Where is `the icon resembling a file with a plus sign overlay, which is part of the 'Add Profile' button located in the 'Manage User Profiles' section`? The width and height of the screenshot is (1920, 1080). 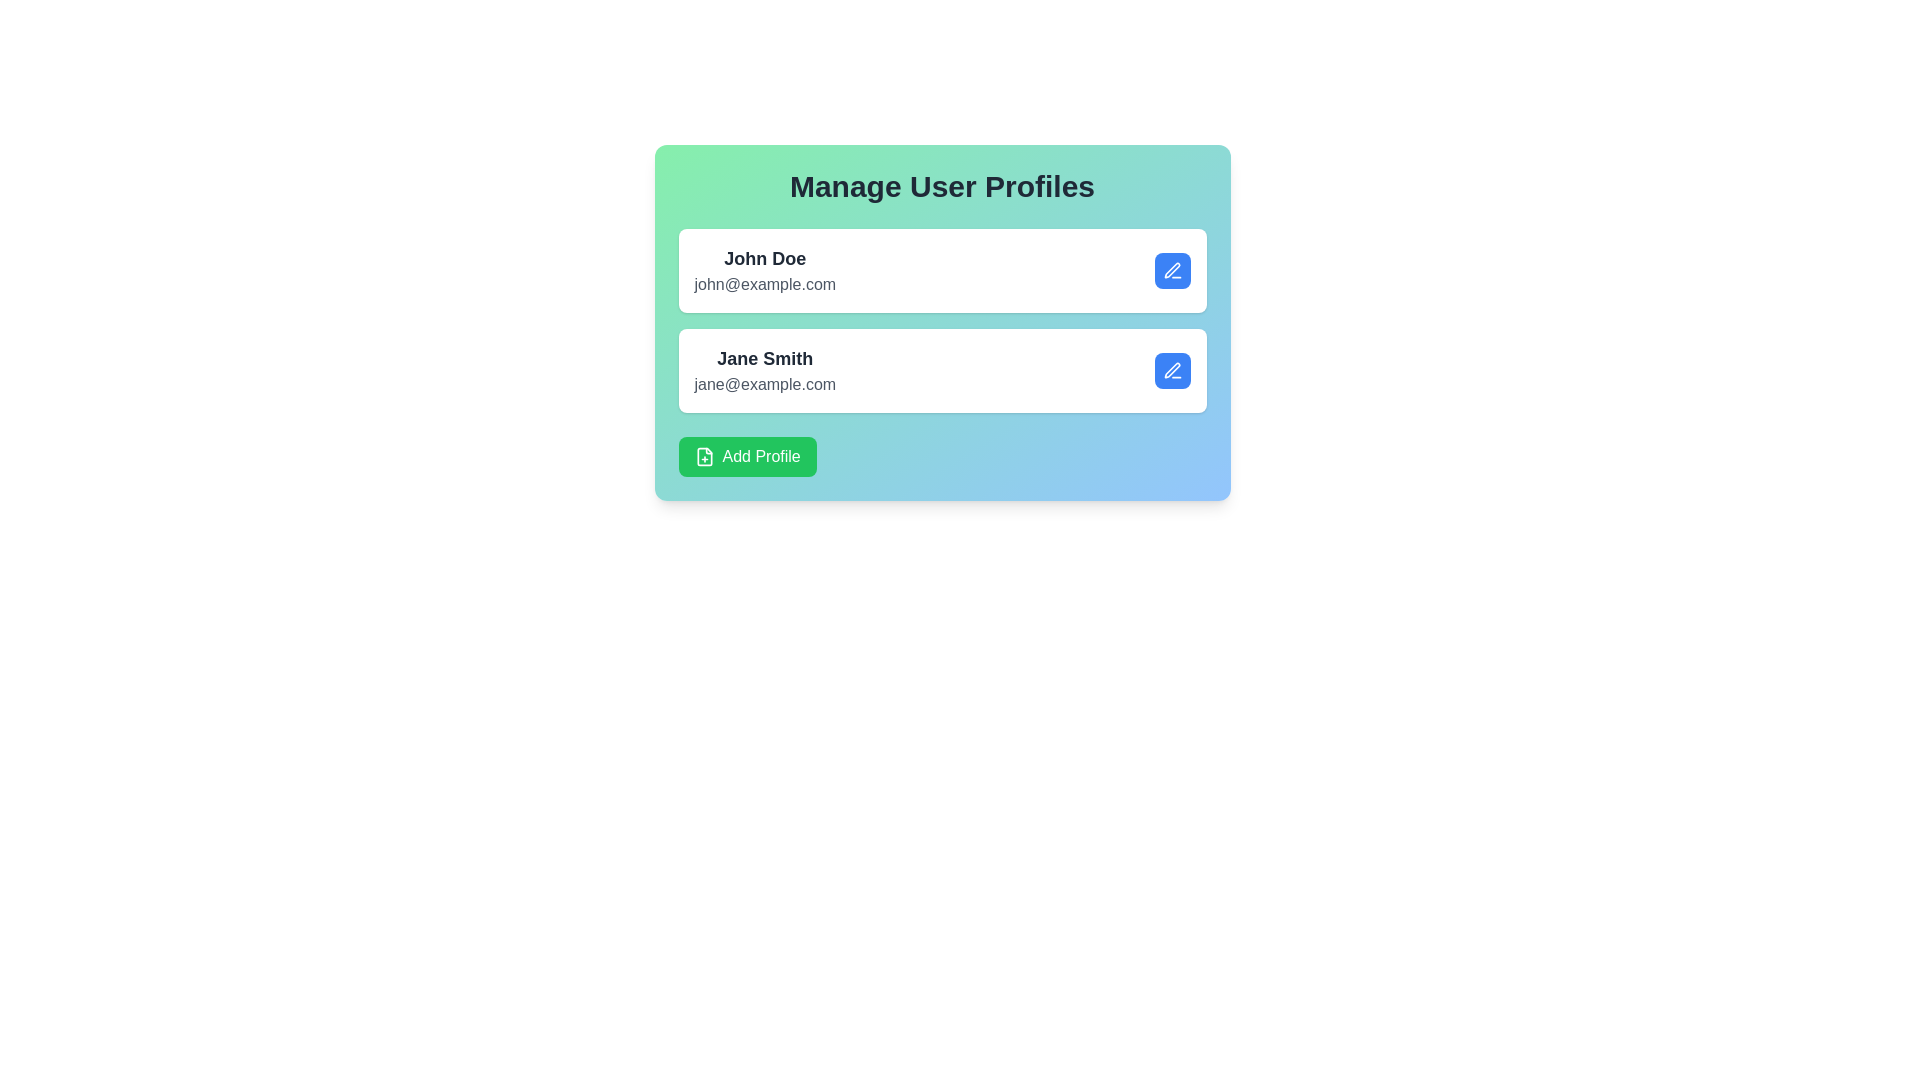
the icon resembling a file with a plus sign overlay, which is part of the 'Add Profile' button located in the 'Manage User Profiles' section is located at coordinates (704, 456).